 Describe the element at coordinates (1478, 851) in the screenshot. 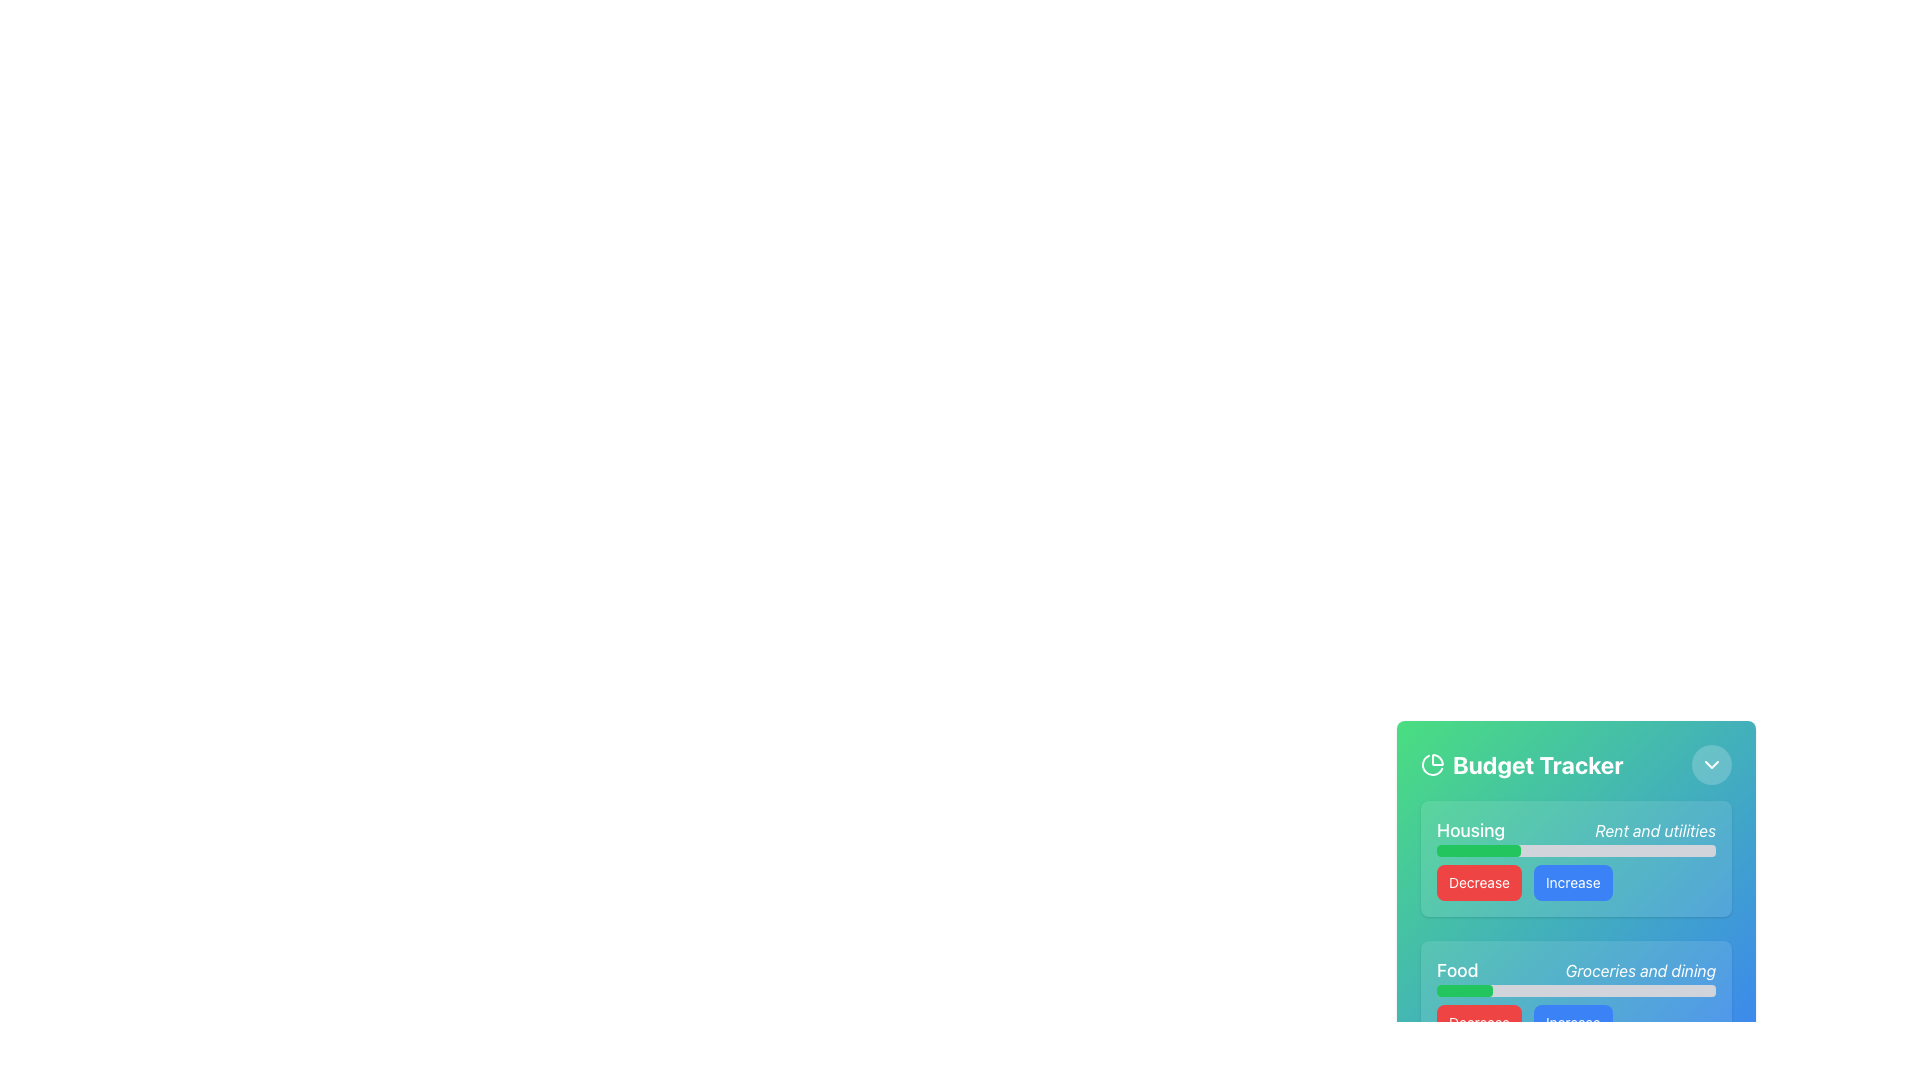

I see `the Progress Bar that visually represents the progress or completion percentage of the 'Housing' data context` at that location.